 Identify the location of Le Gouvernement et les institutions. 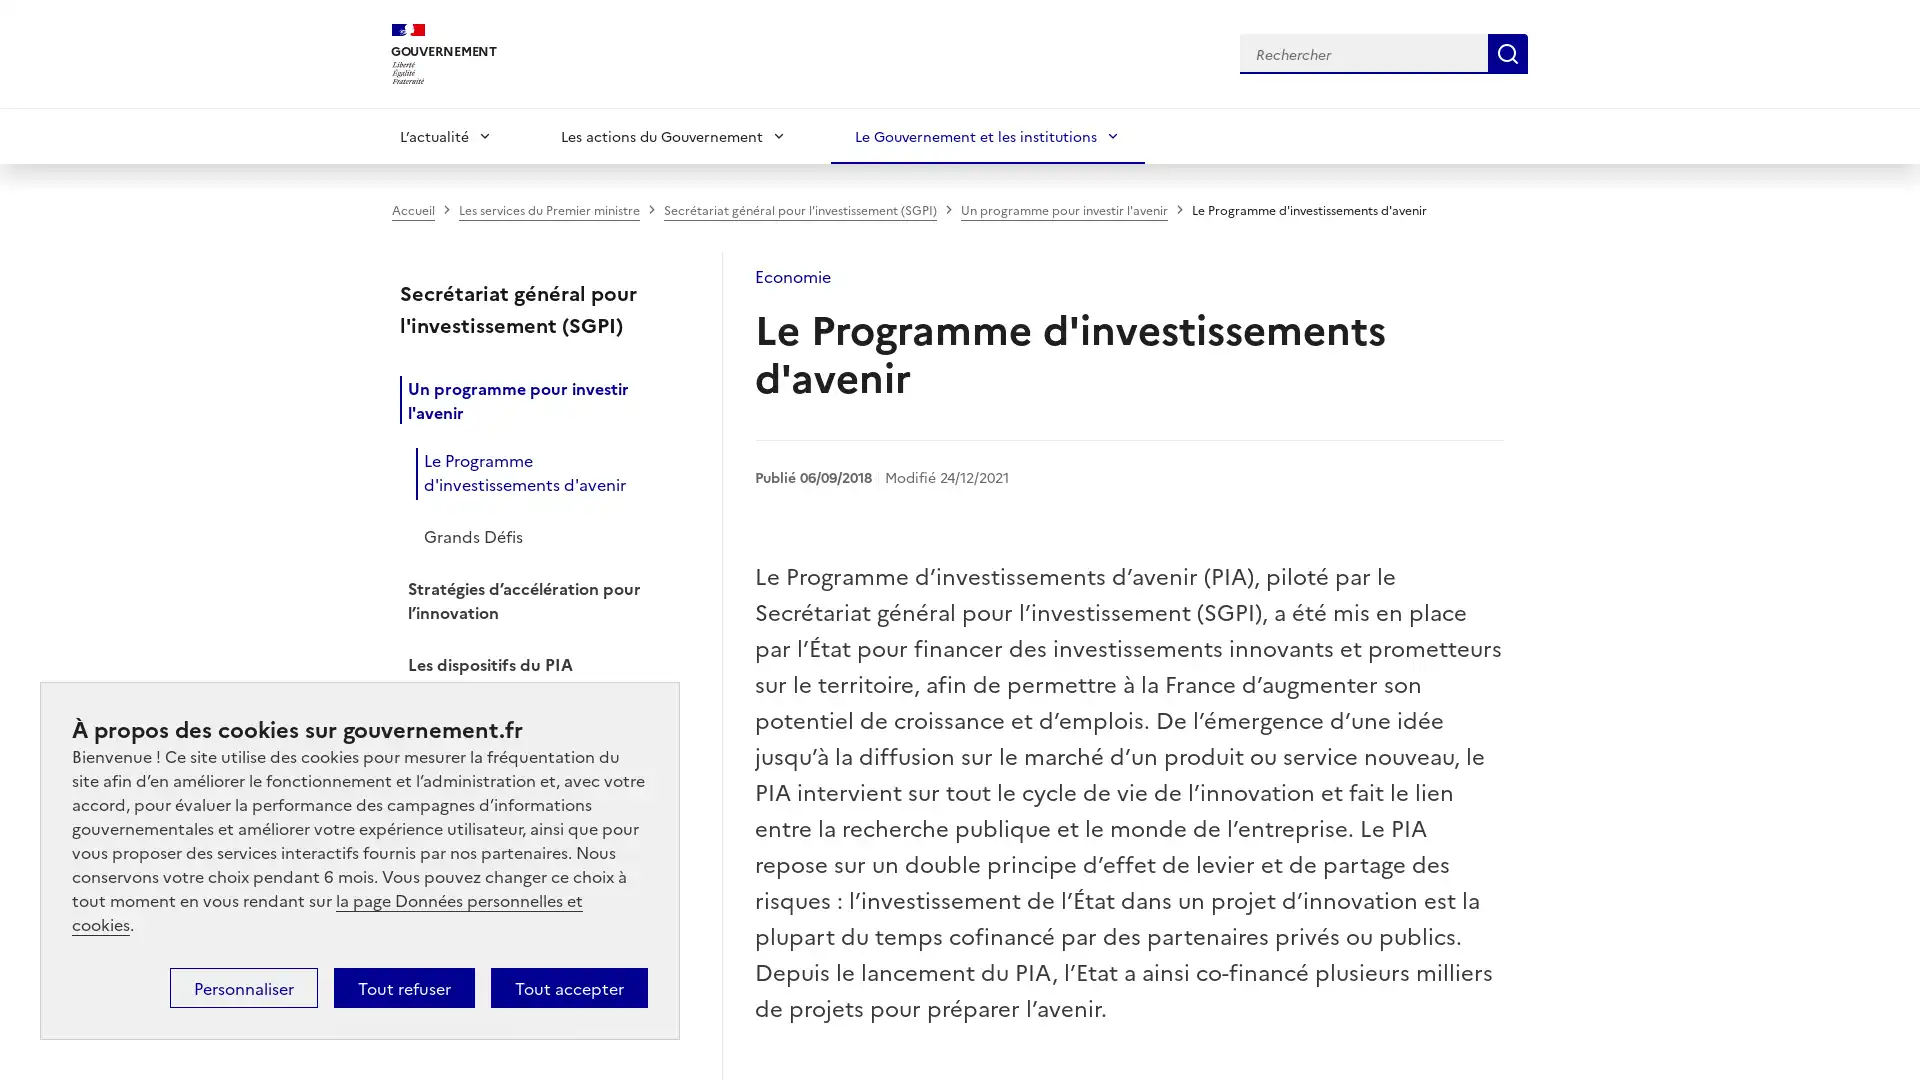
(988, 135).